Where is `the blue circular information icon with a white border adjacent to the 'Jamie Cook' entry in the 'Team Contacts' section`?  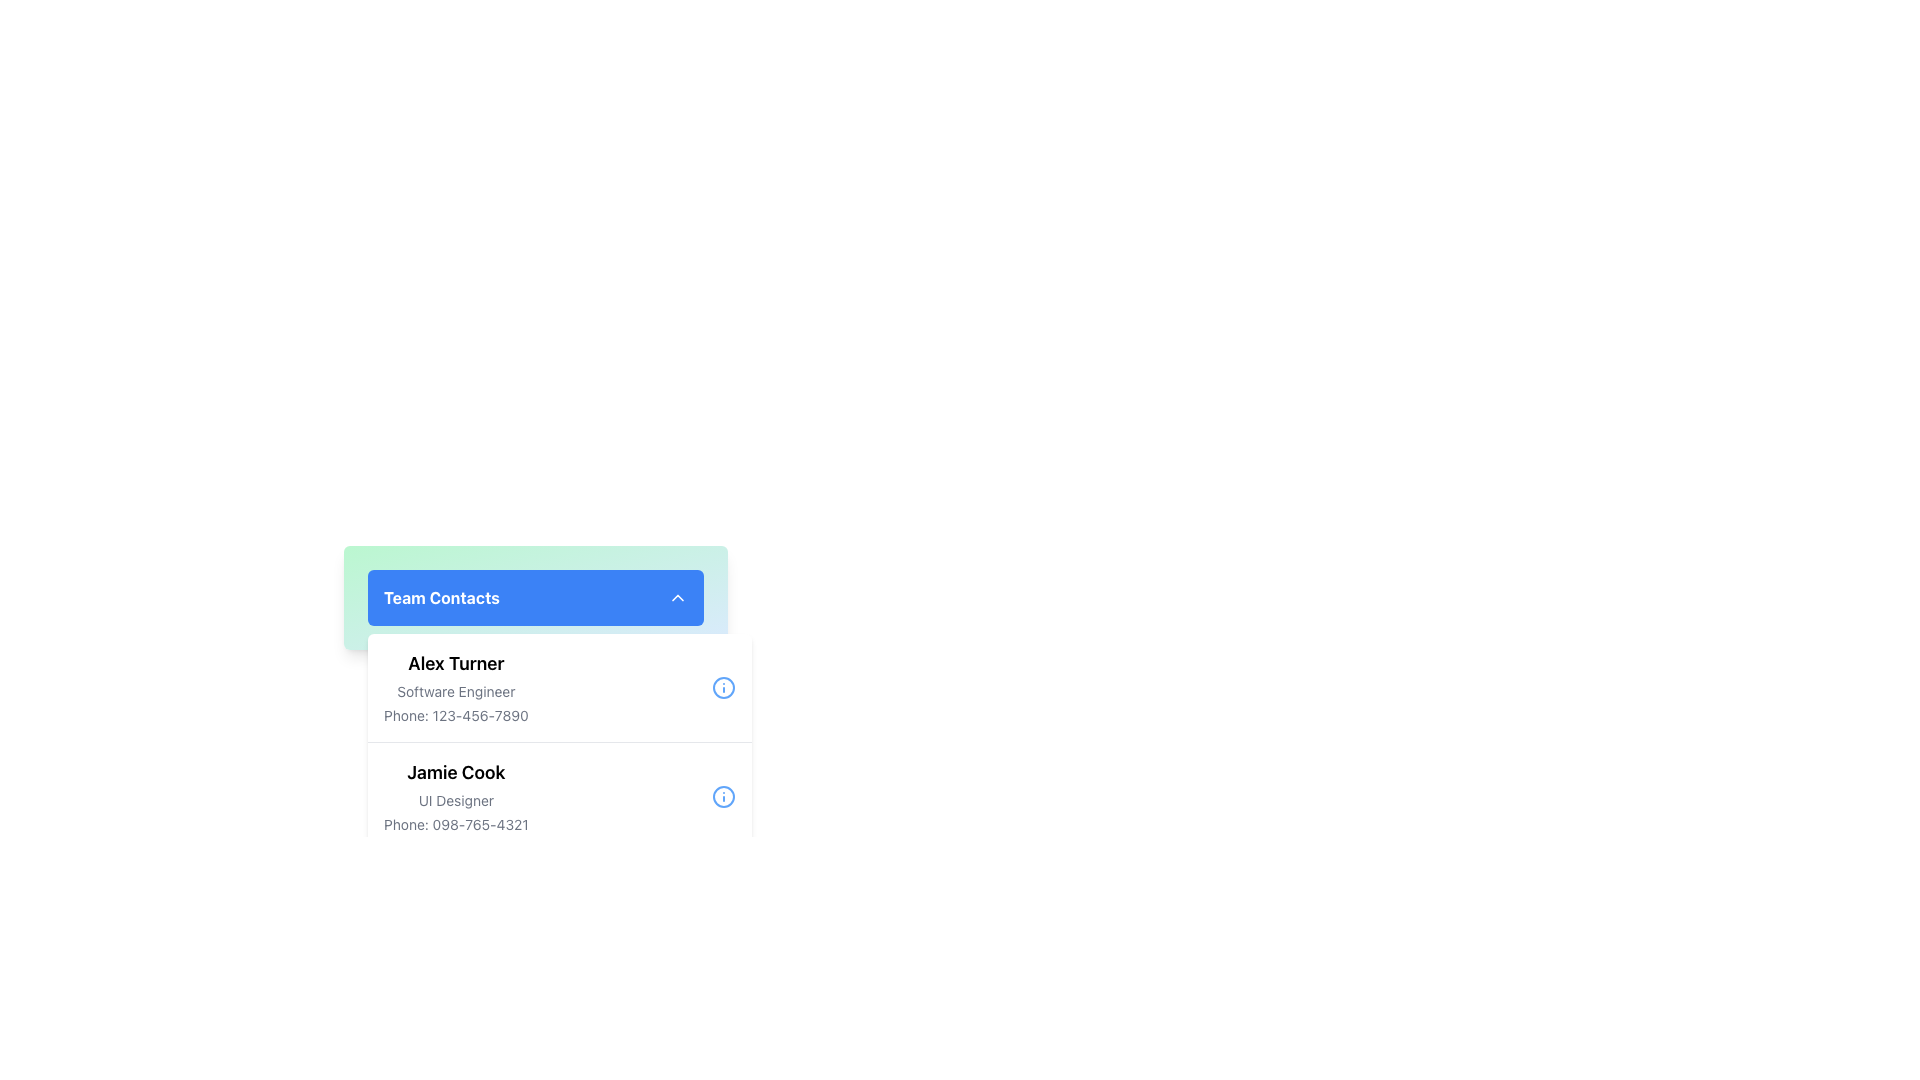
the blue circular information icon with a white border adjacent to the 'Jamie Cook' entry in the 'Team Contacts' section is located at coordinates (723, 796).